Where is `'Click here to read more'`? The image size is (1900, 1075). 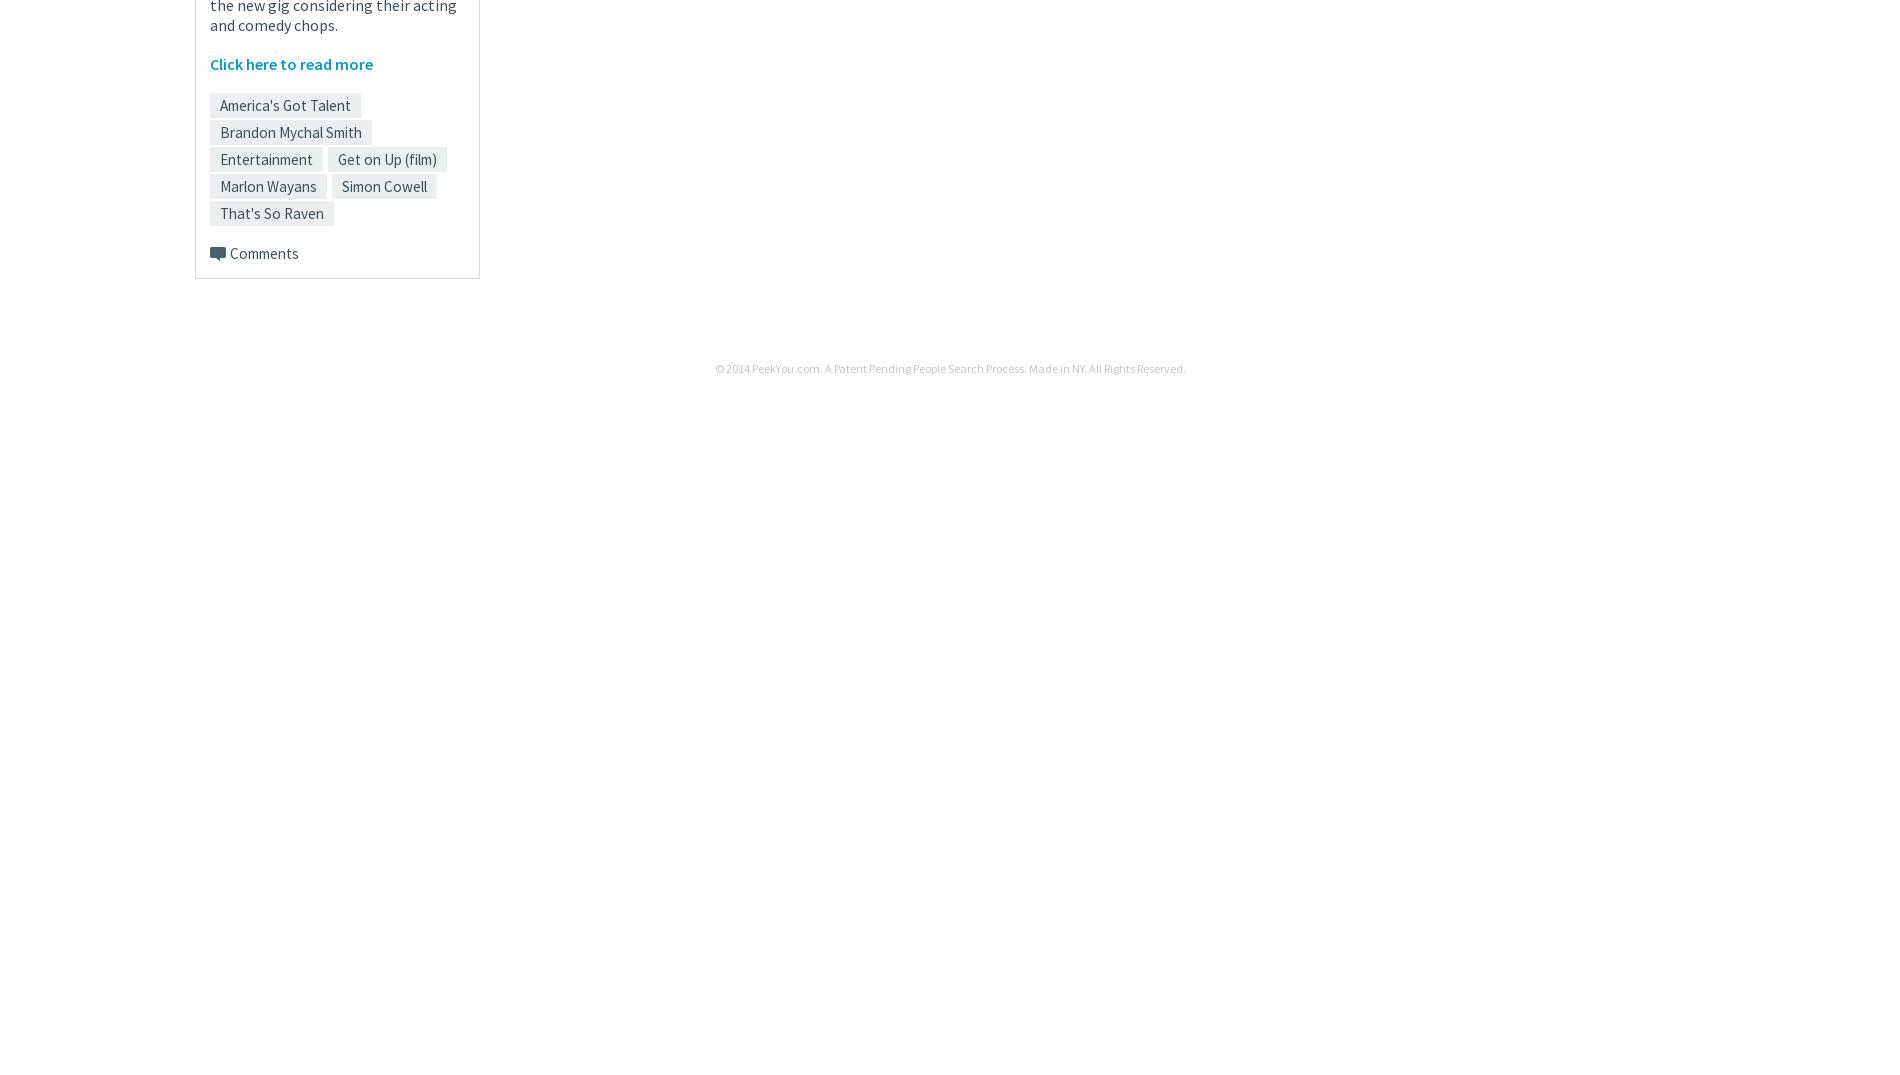
'Click here to read more' is located at coordinates (290, 62).